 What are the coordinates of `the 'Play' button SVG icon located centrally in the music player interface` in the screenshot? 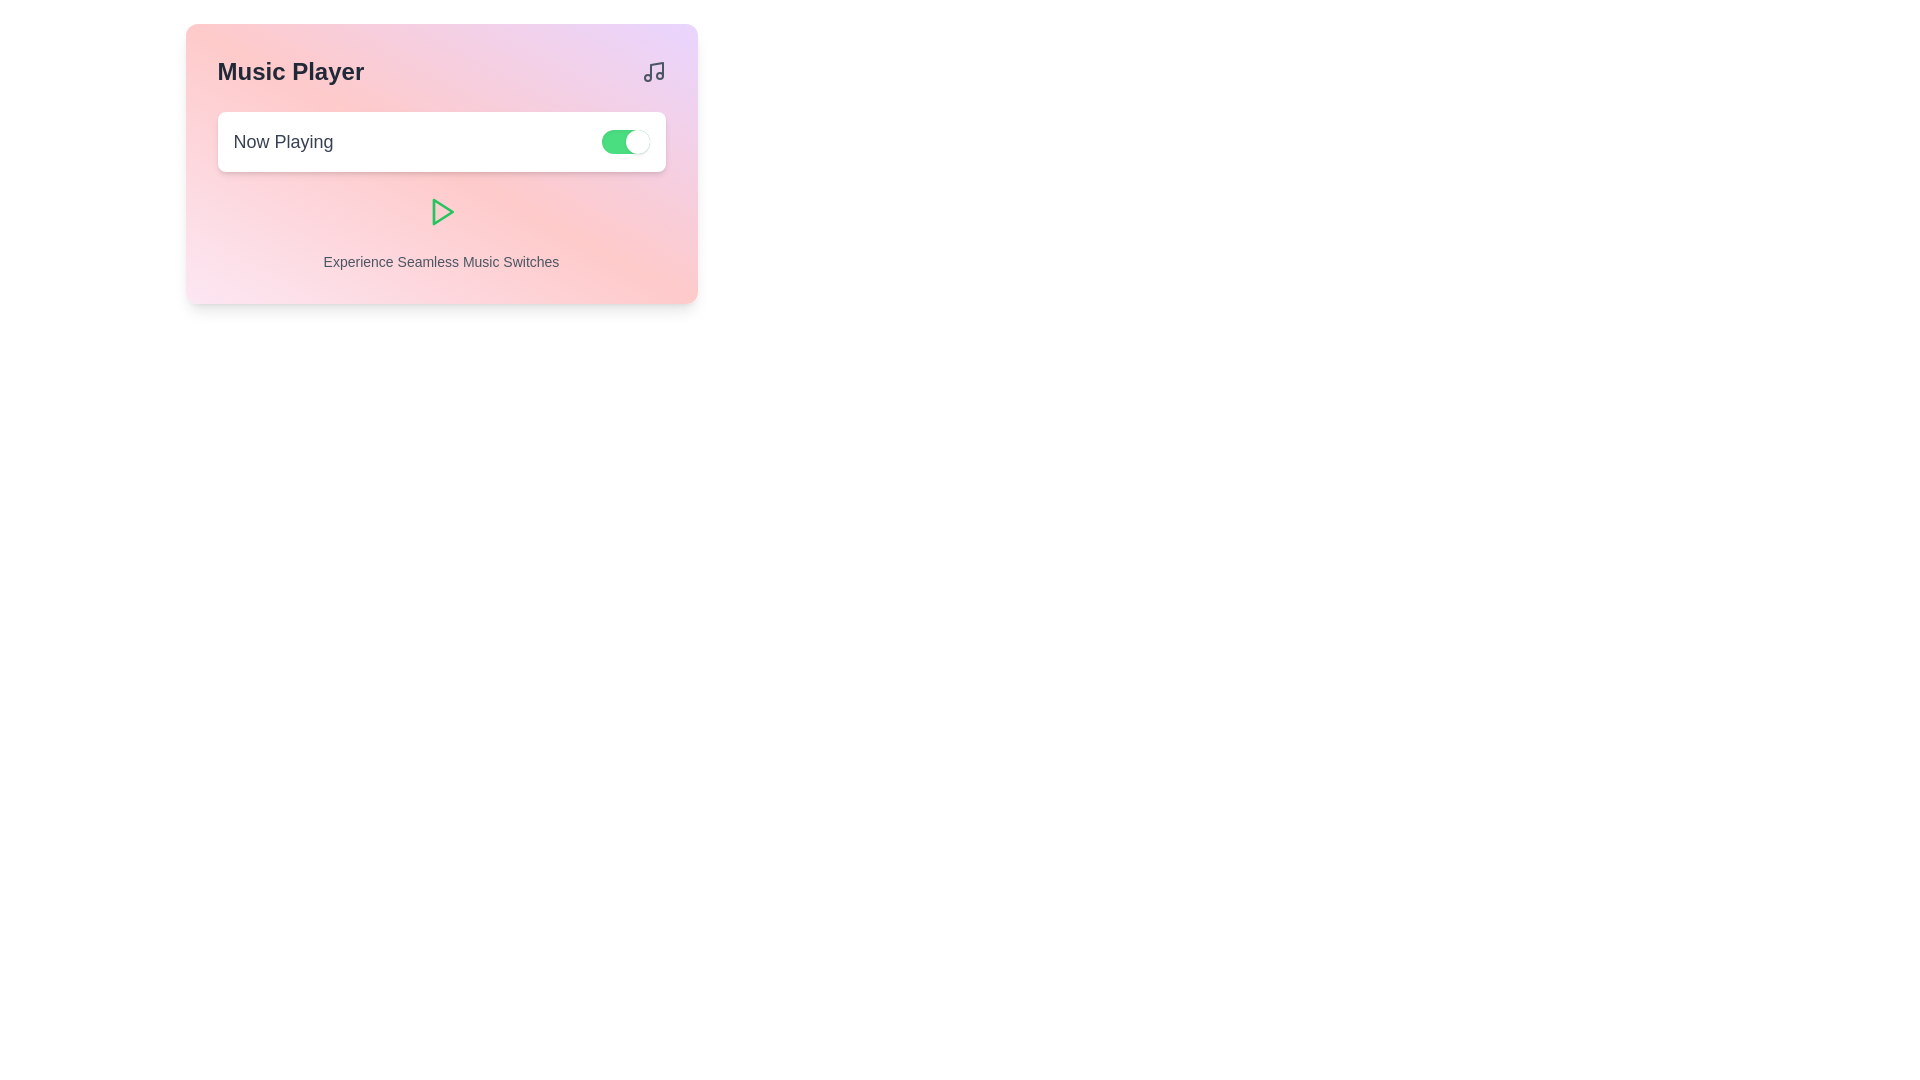 It's located at (440, 212).